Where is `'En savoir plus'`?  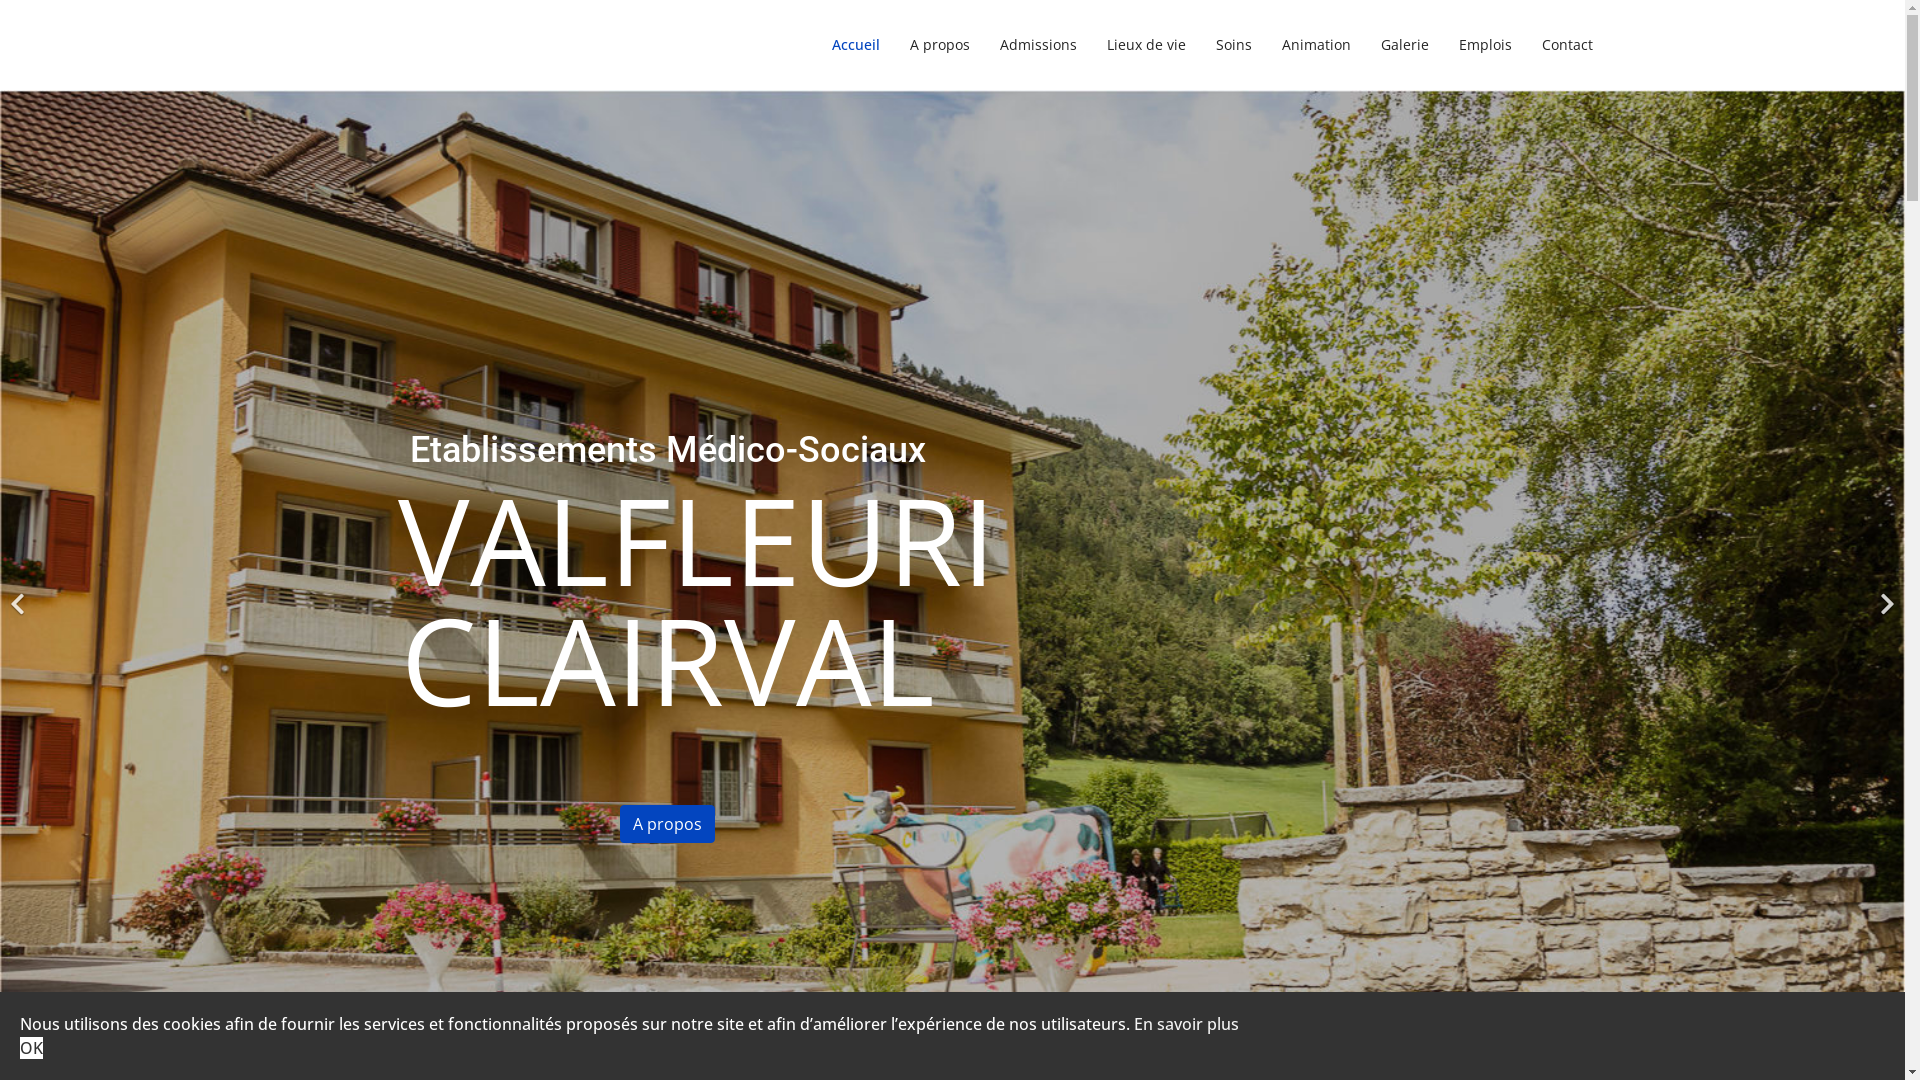
'En savoir plus' is located at coordinates (1186, 1023).